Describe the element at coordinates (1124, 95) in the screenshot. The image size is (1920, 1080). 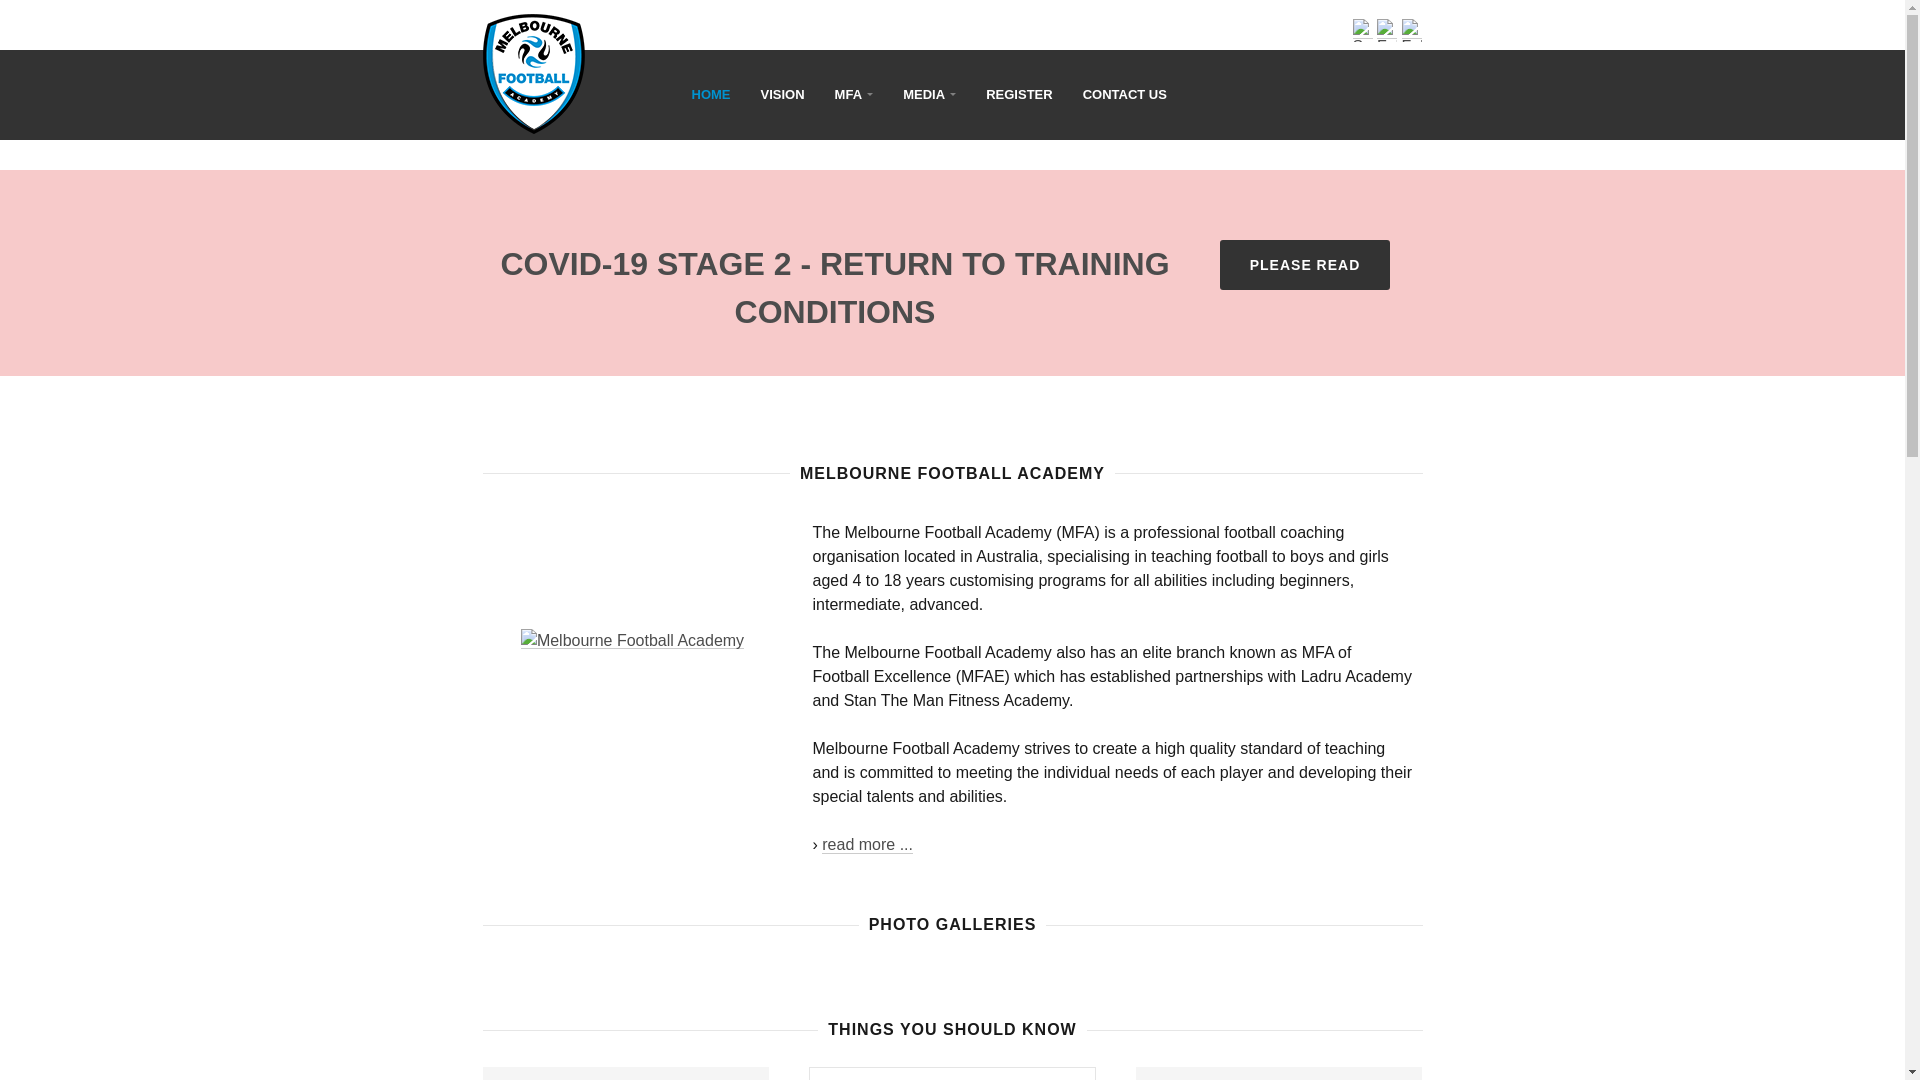
I see `'CONTACT US'` at that location.